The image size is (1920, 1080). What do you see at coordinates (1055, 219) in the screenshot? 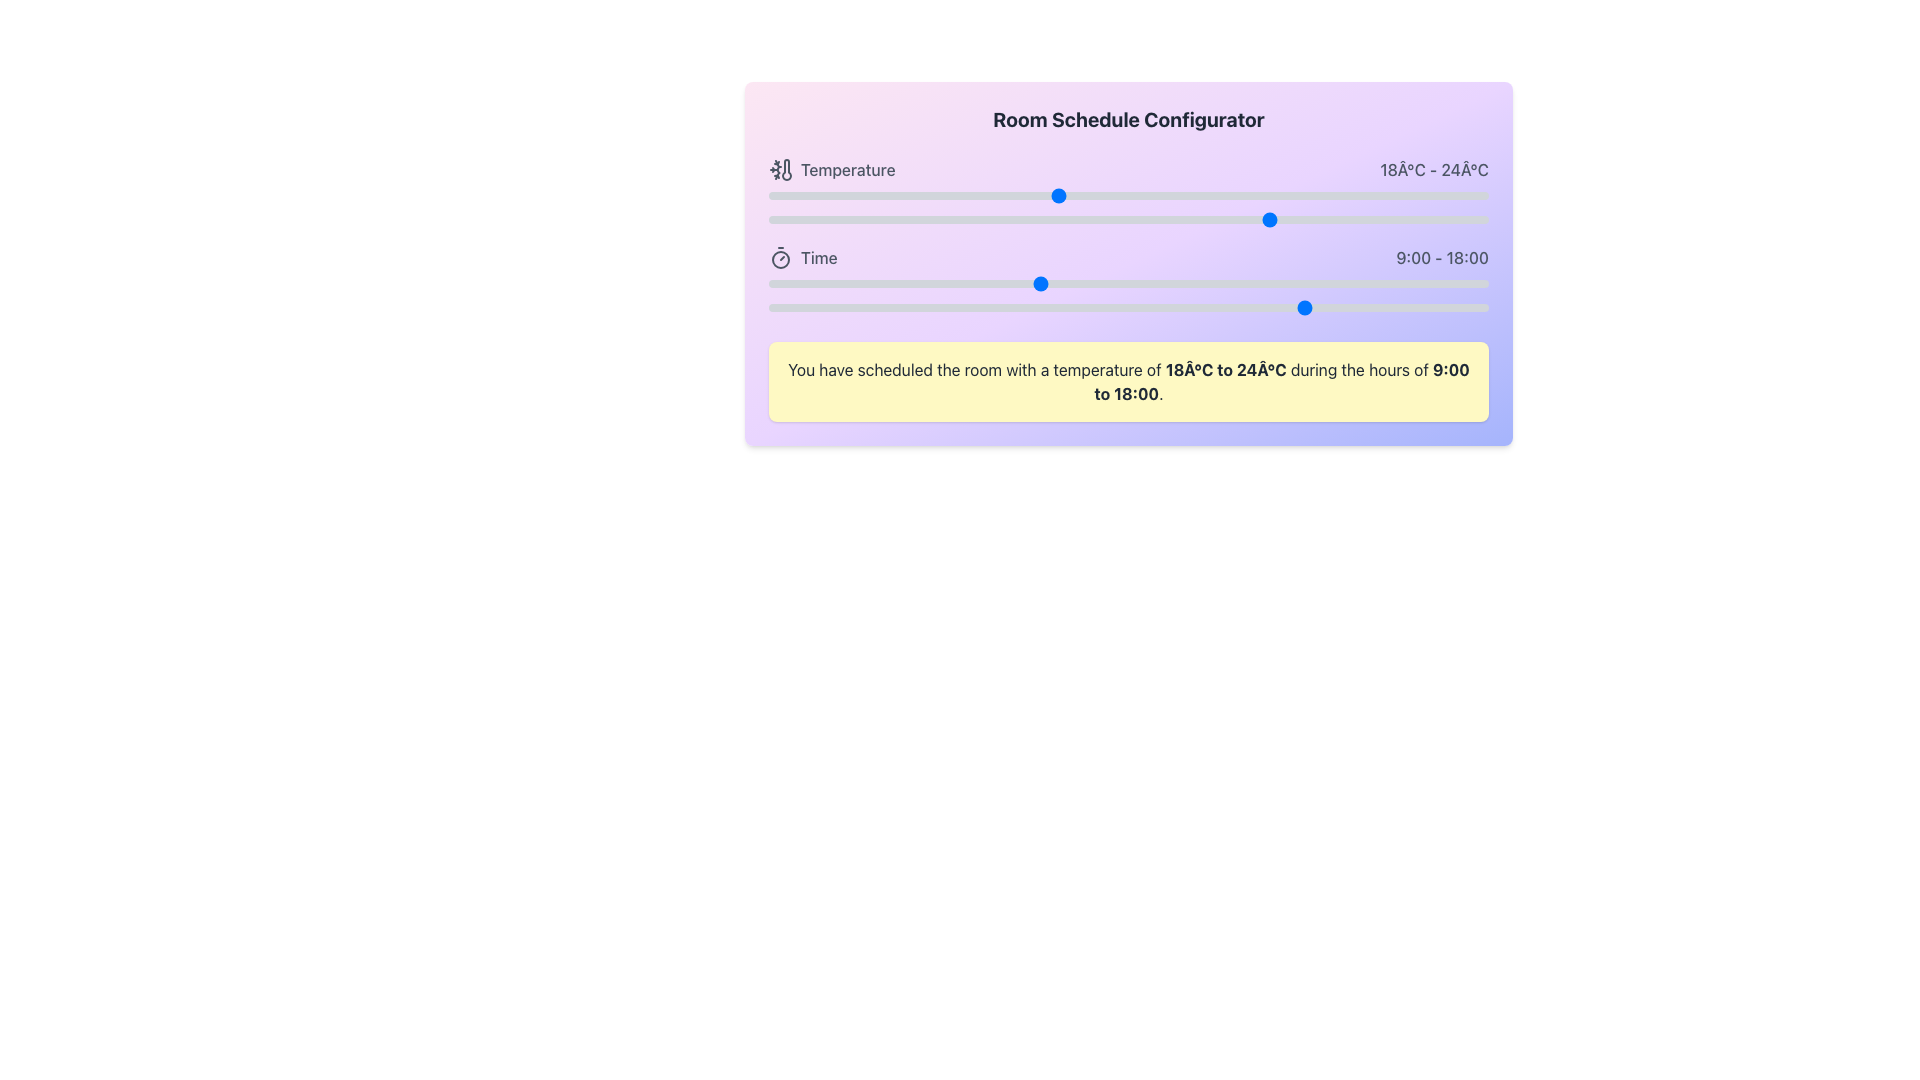
I see `the slider value` at bounding box center [1055, 219].